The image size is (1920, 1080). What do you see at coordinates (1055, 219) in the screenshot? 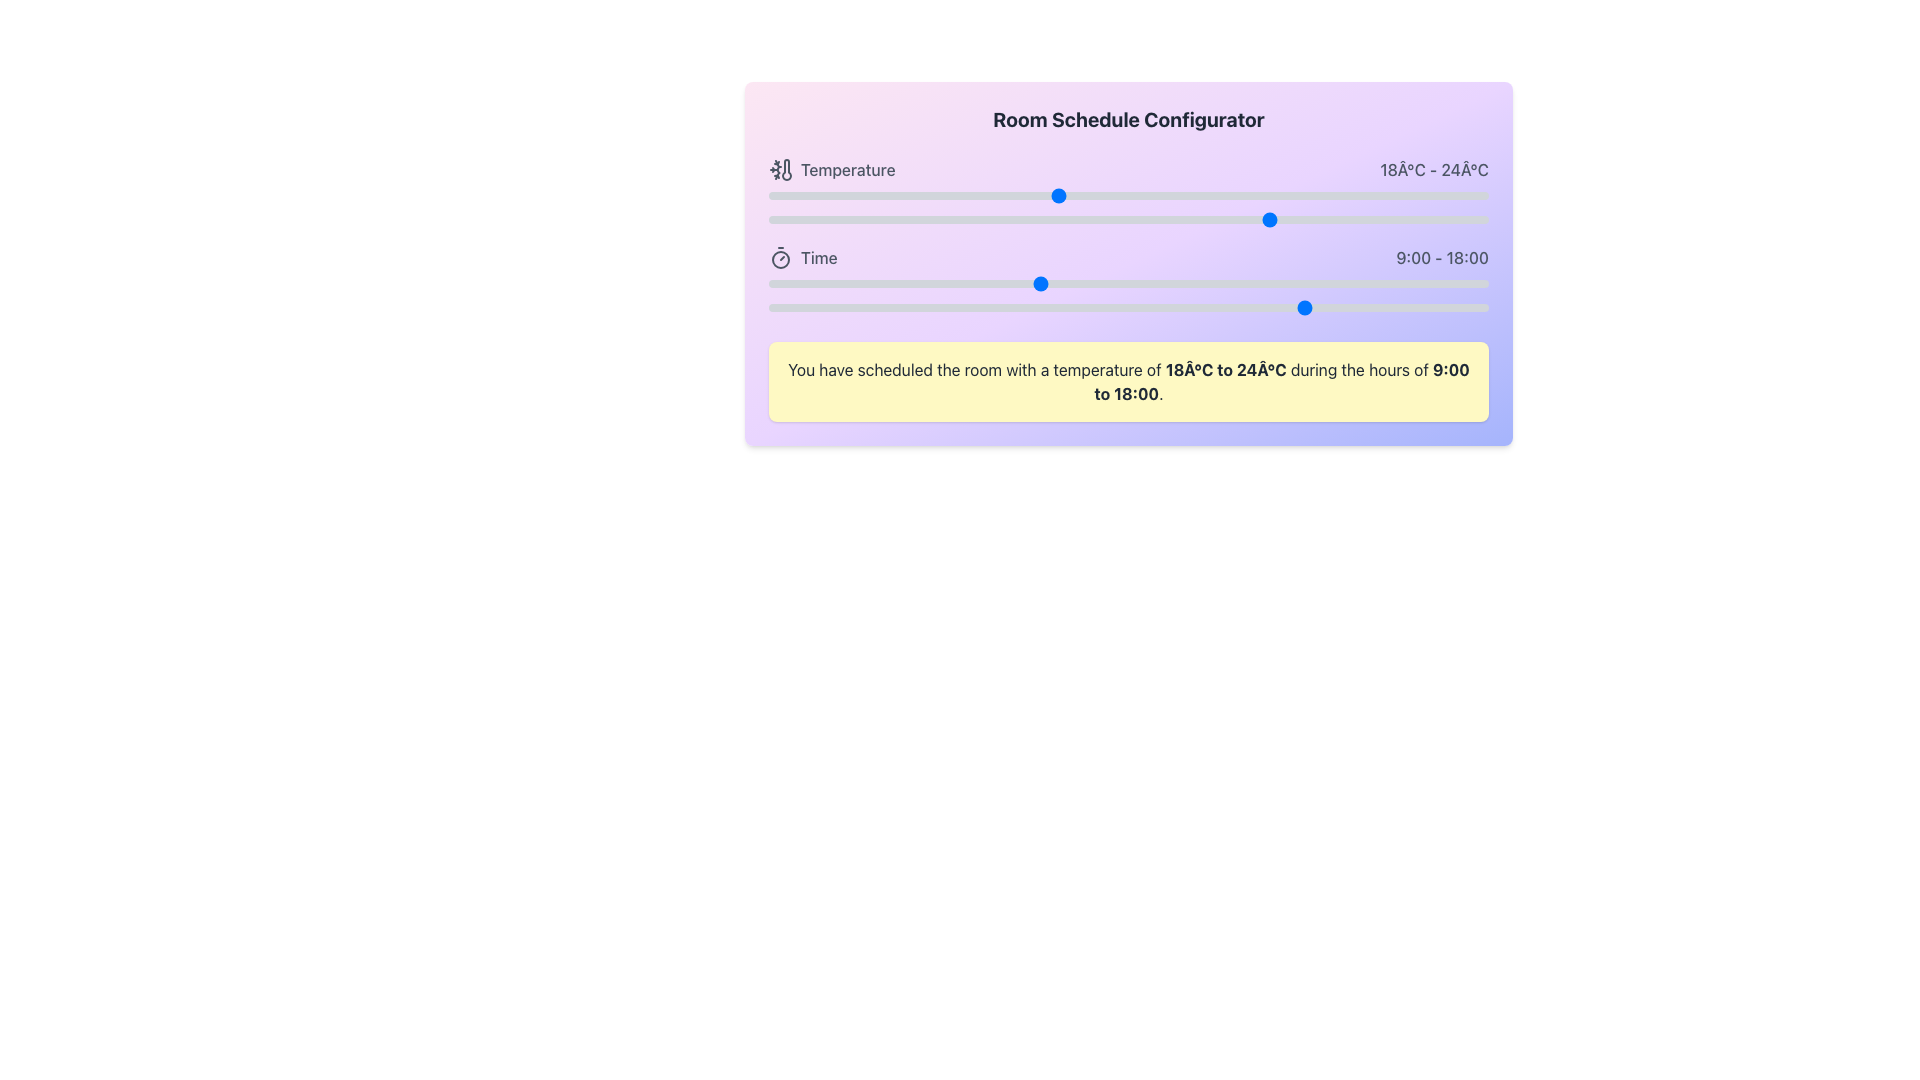
I see `the slider value` at bounding box center [1055, 219].